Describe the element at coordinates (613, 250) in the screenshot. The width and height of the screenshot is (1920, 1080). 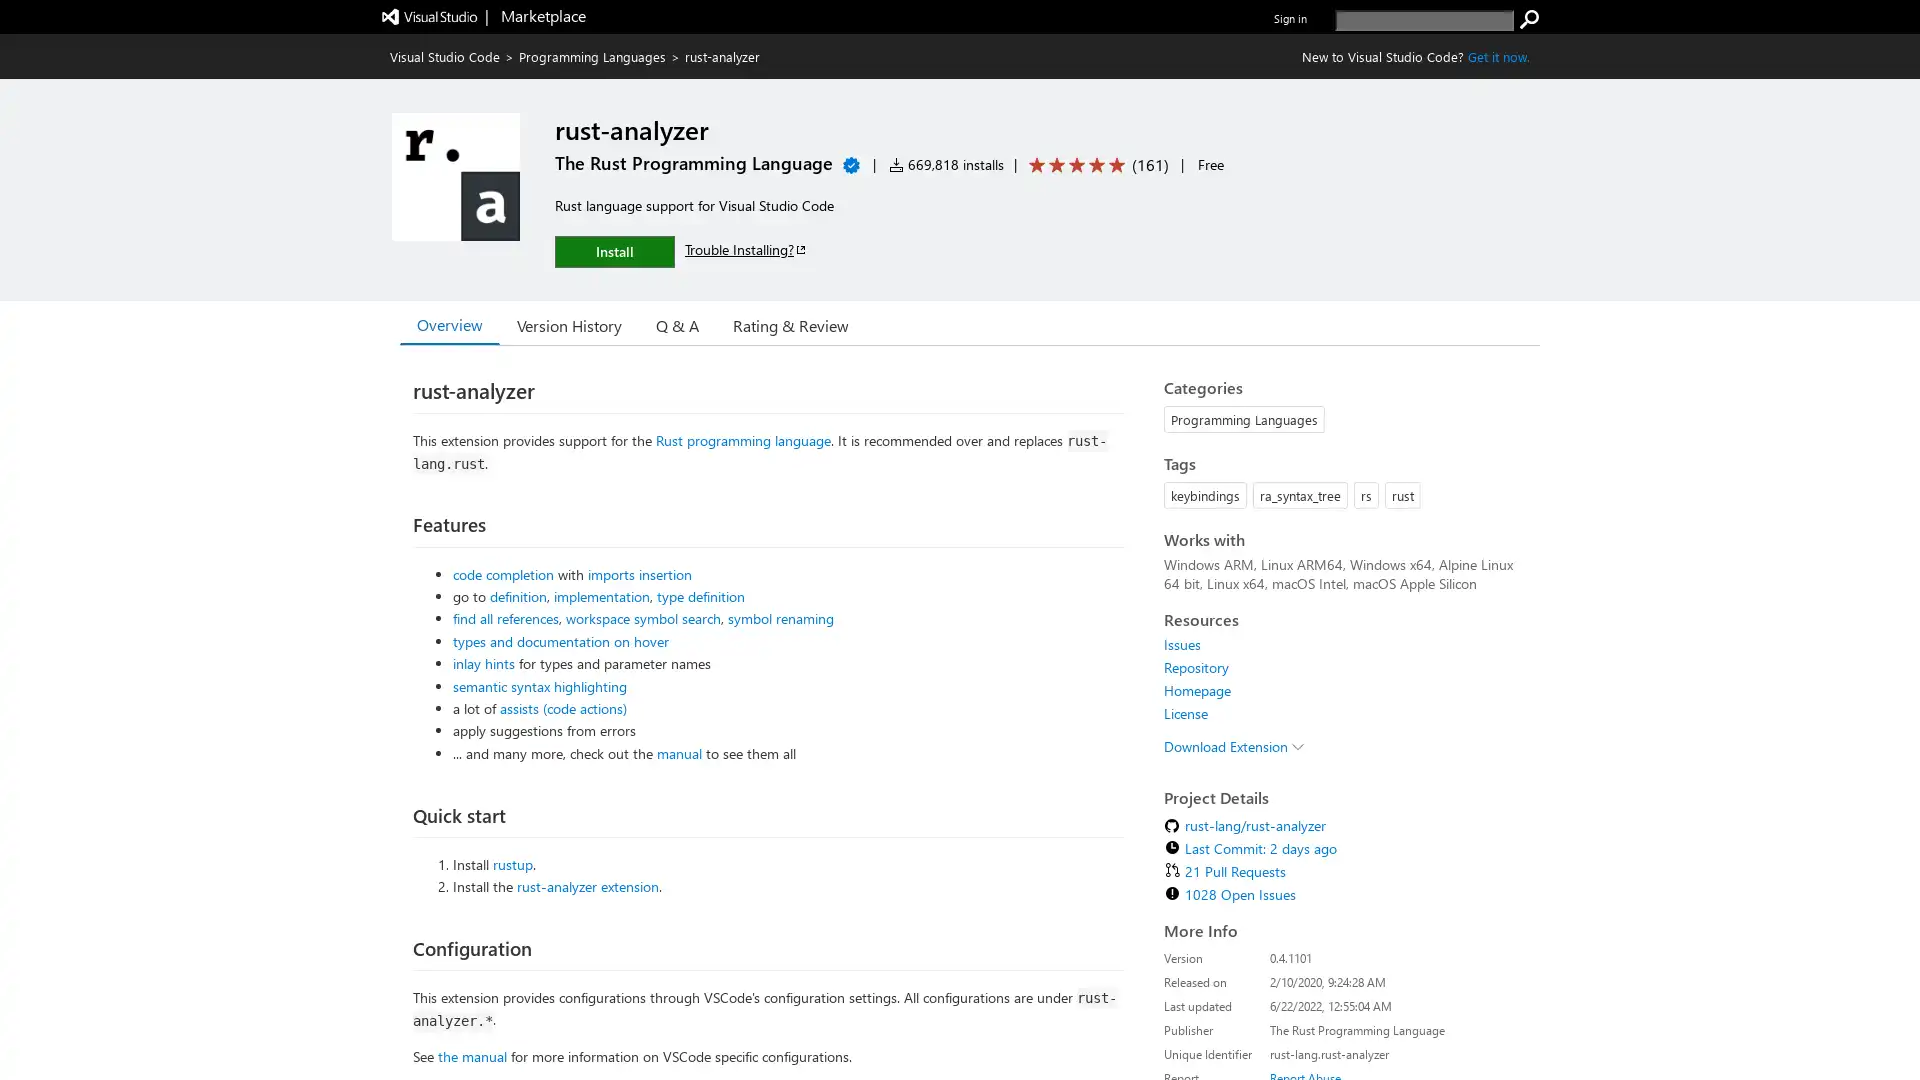
I see `Install` at that location.